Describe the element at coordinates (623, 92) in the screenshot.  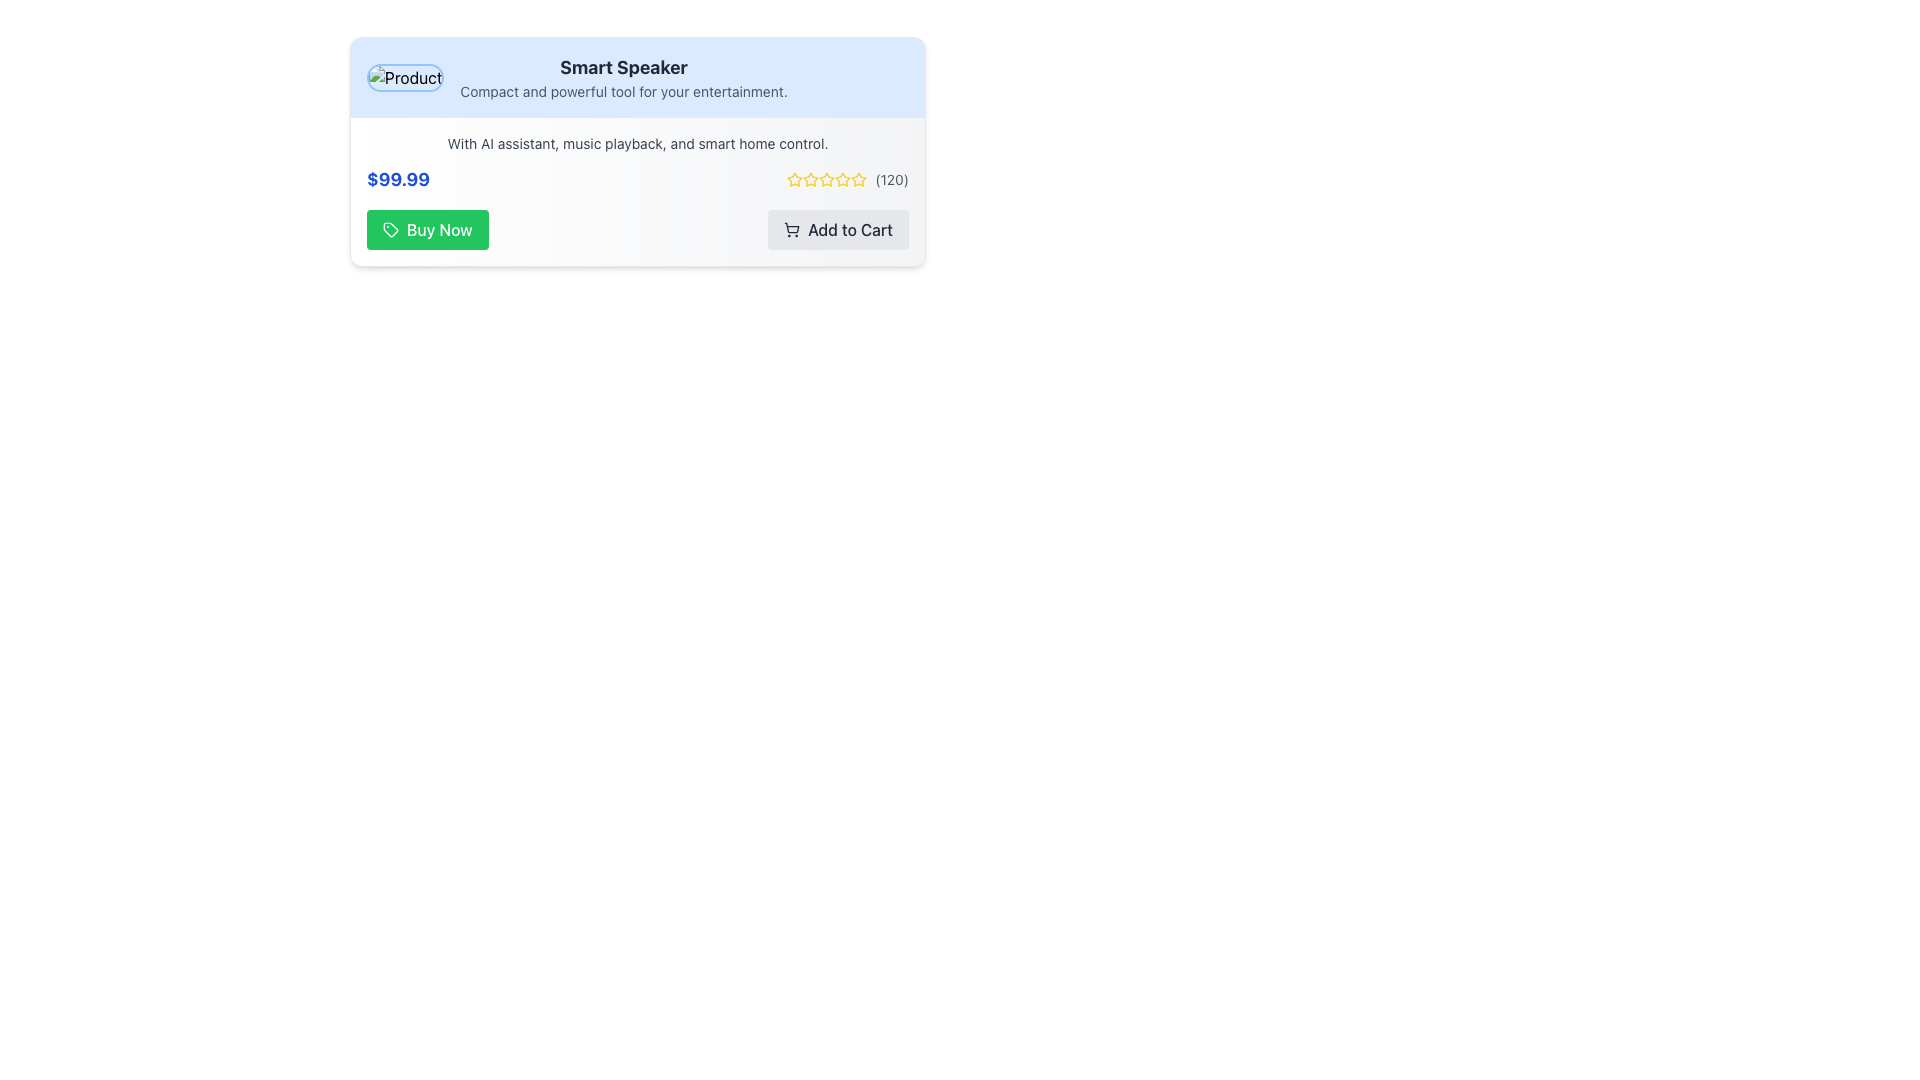
I see `the text label displaying 'Compact and powerful tool for your entertainment.' which is positioned under the title 'Smart Speaker'` at that location.